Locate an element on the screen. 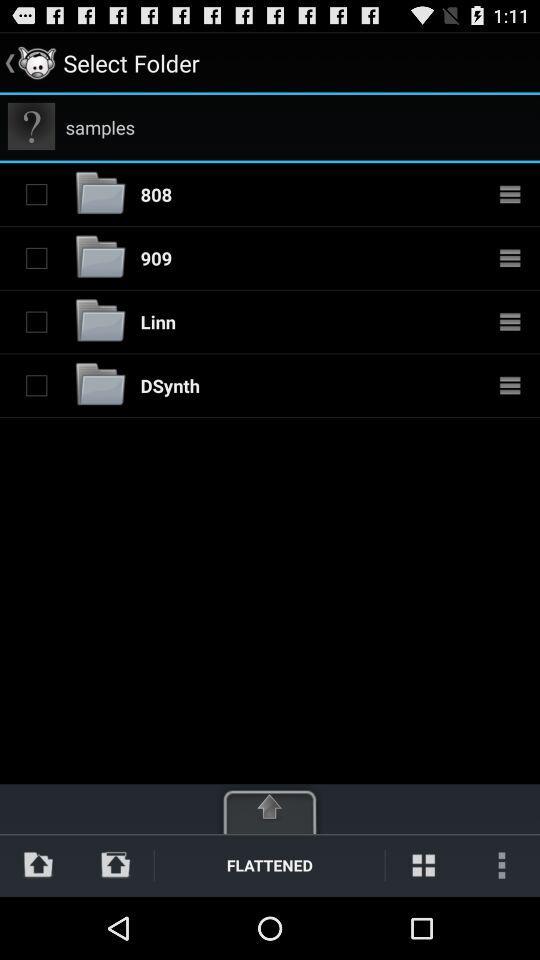  open folder is located at coordinates (100, 256).